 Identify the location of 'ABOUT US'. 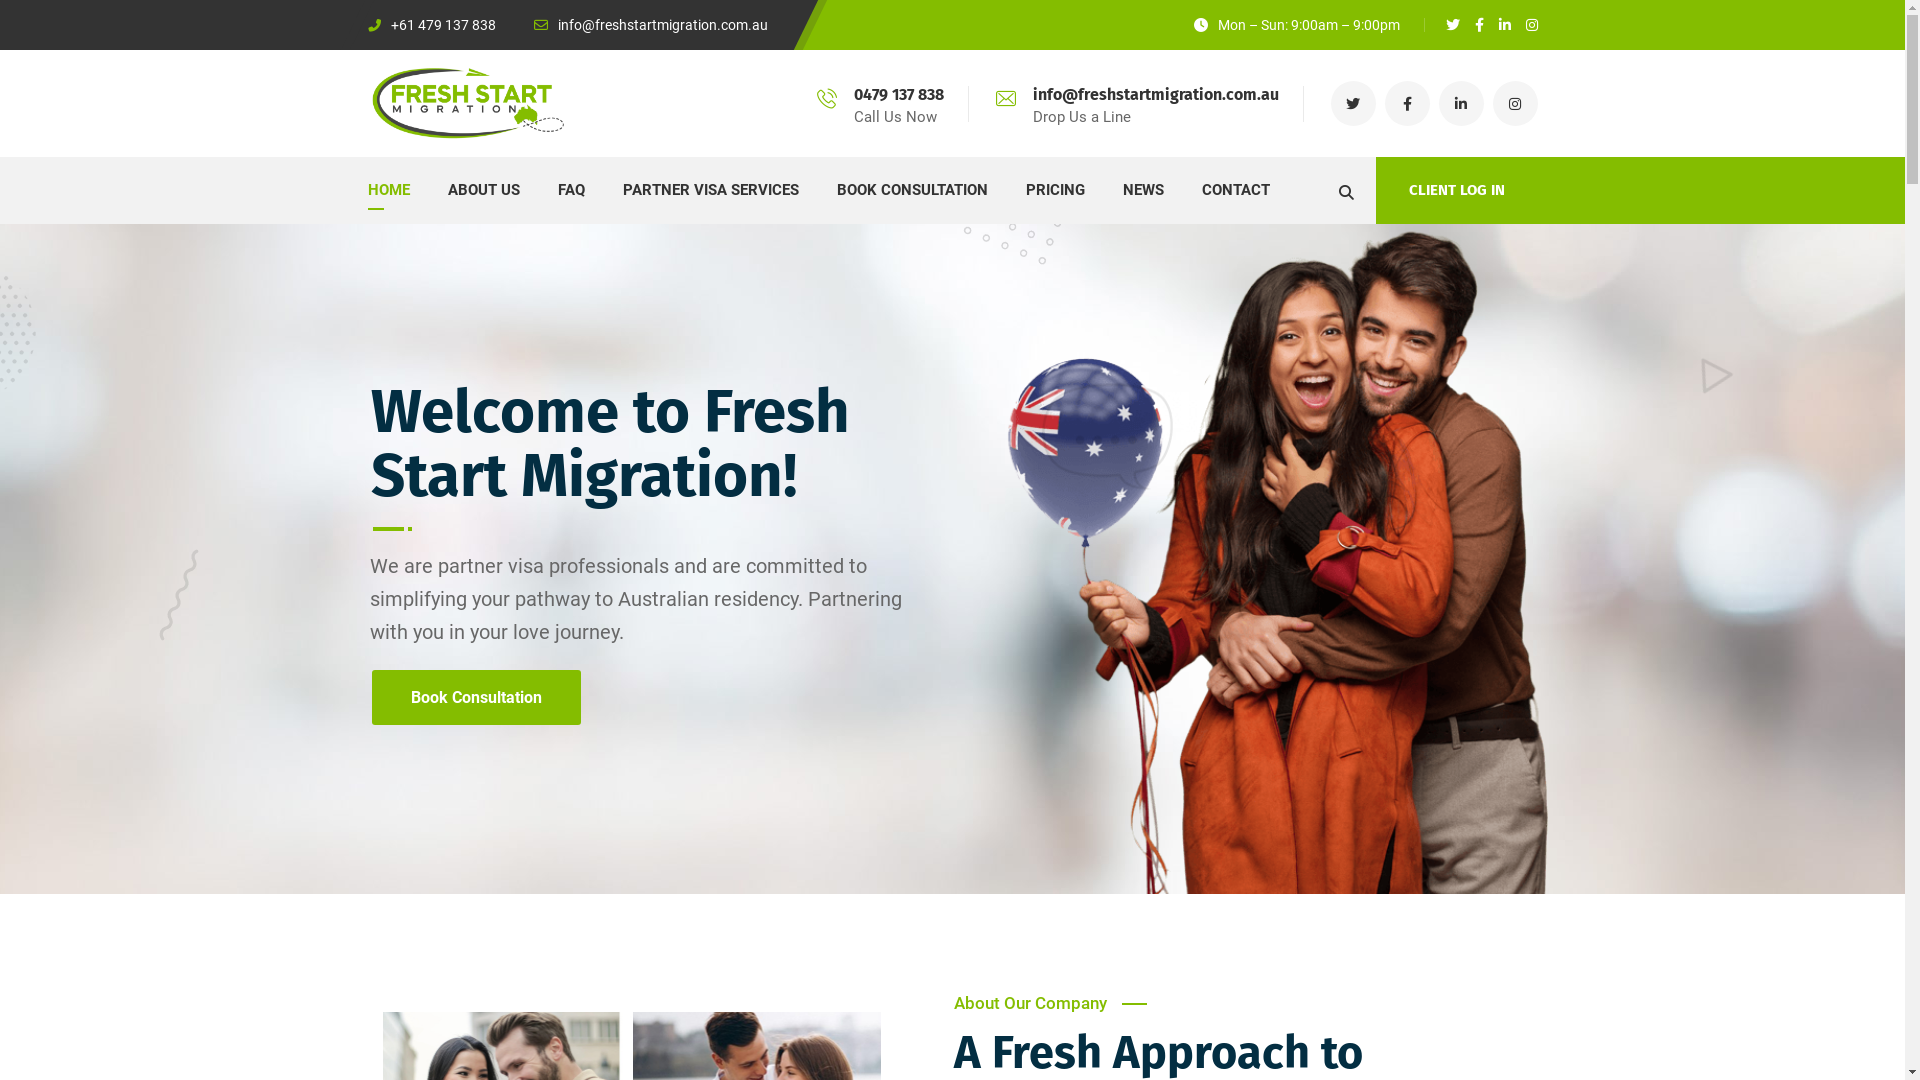
(484, 190).